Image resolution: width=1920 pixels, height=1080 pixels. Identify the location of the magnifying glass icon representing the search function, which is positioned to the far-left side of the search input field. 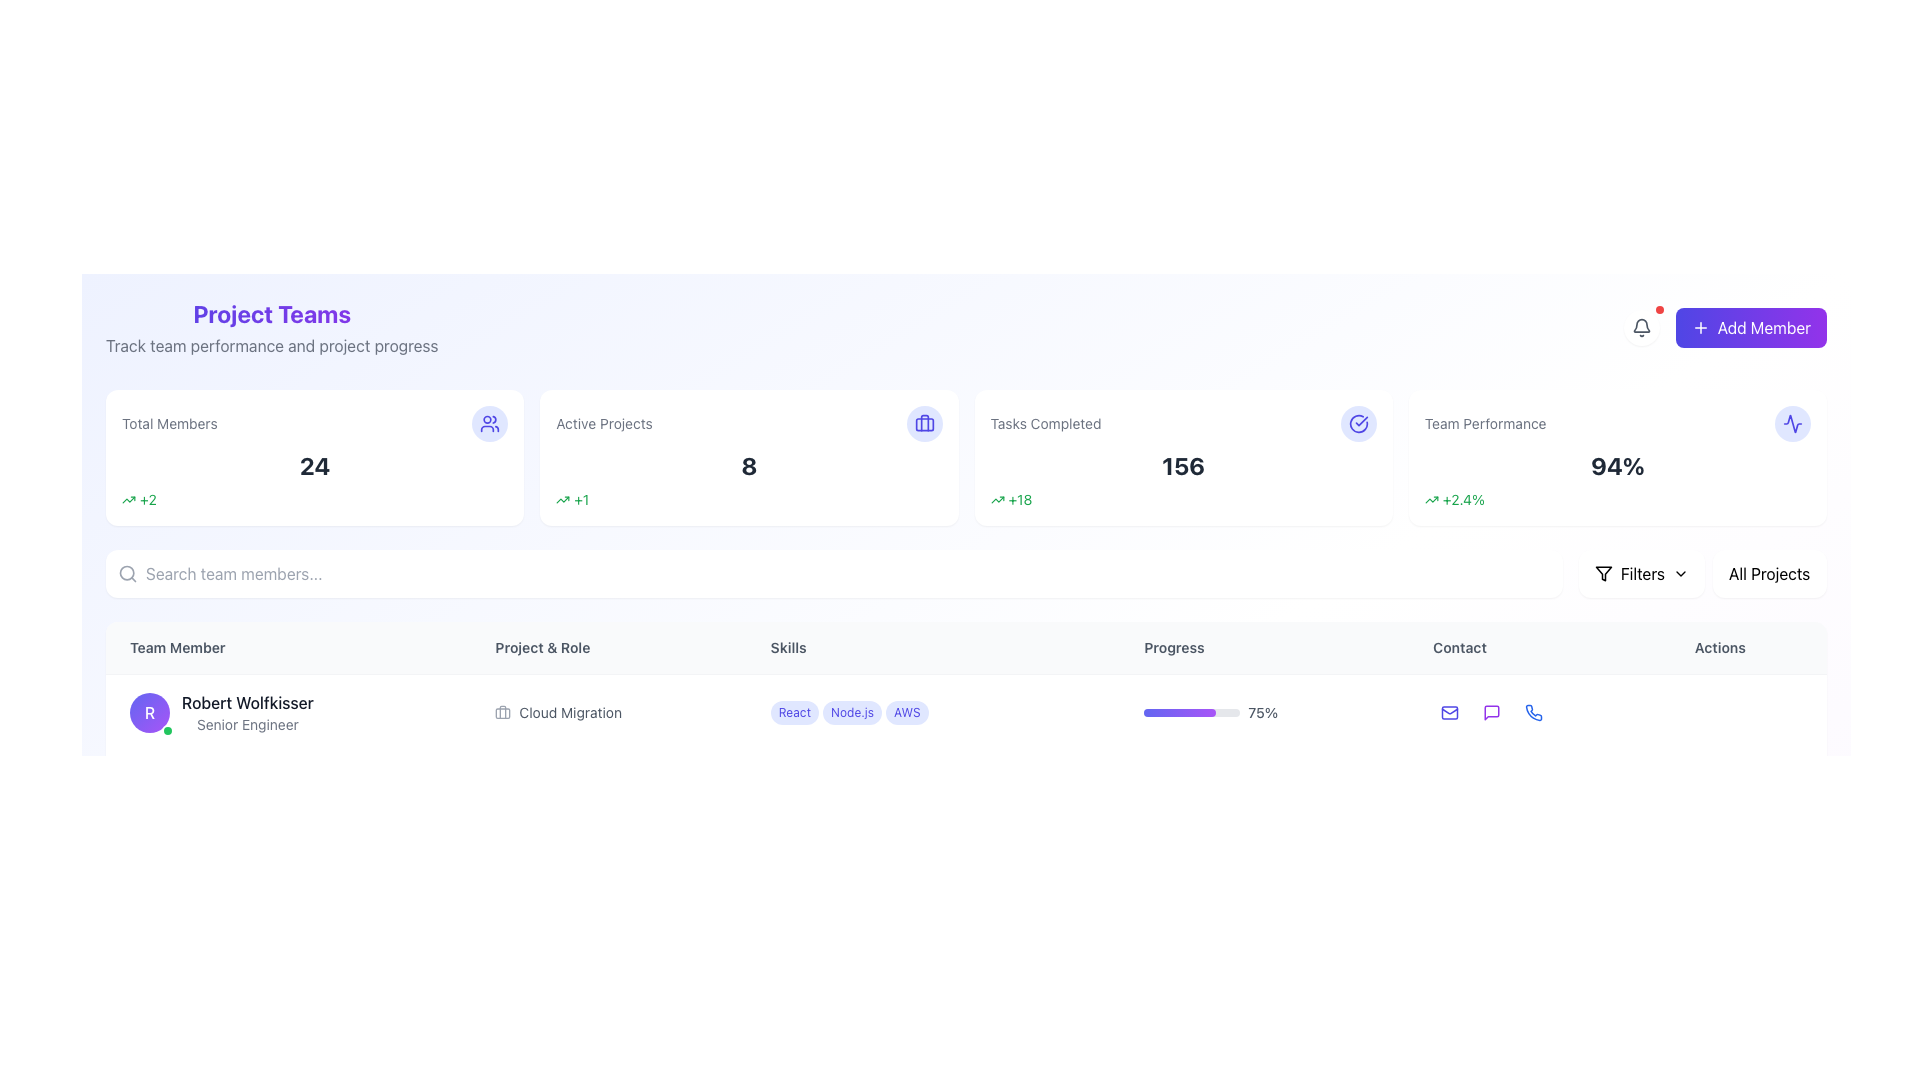
(127, 574).